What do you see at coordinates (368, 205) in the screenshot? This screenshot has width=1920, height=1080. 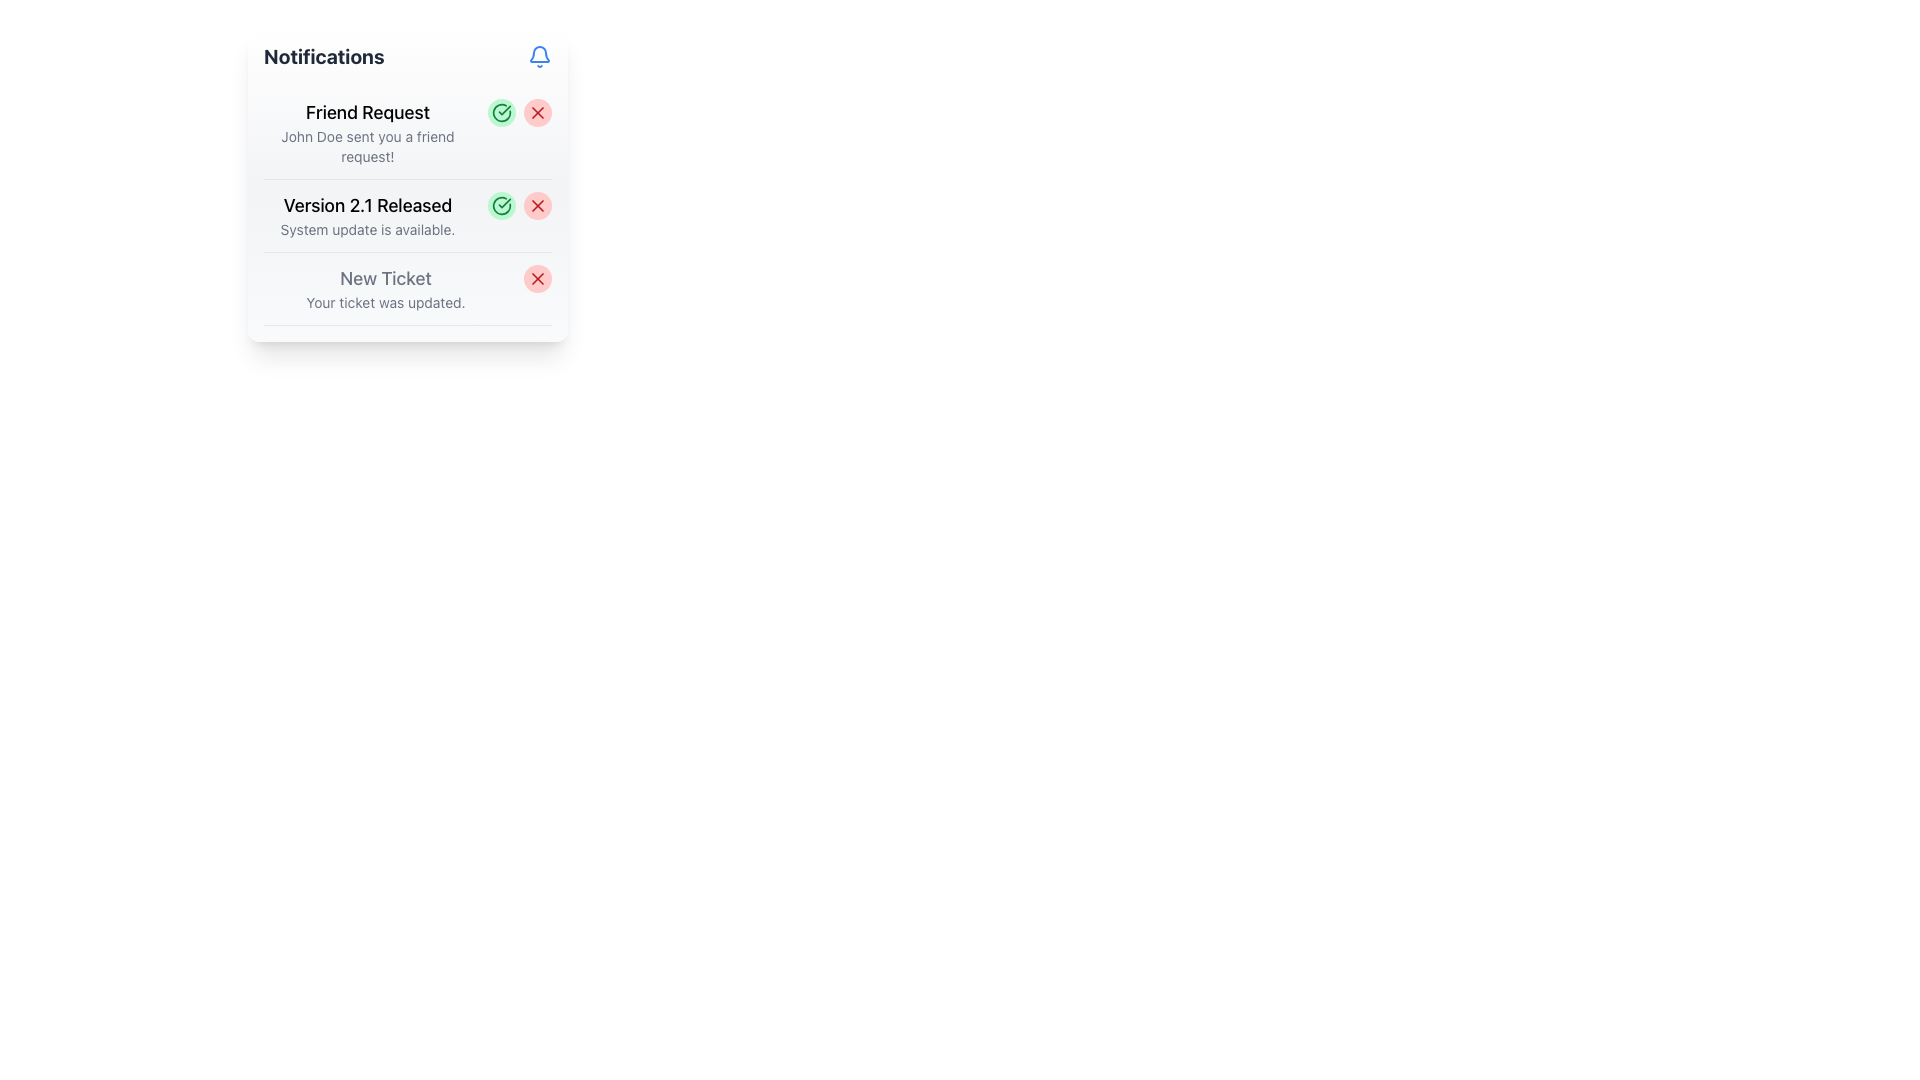 I see `the bold static text element that reads 'Version 2.1 Released.' which is the first line in the second notification card` at bounding box center [368, 205].